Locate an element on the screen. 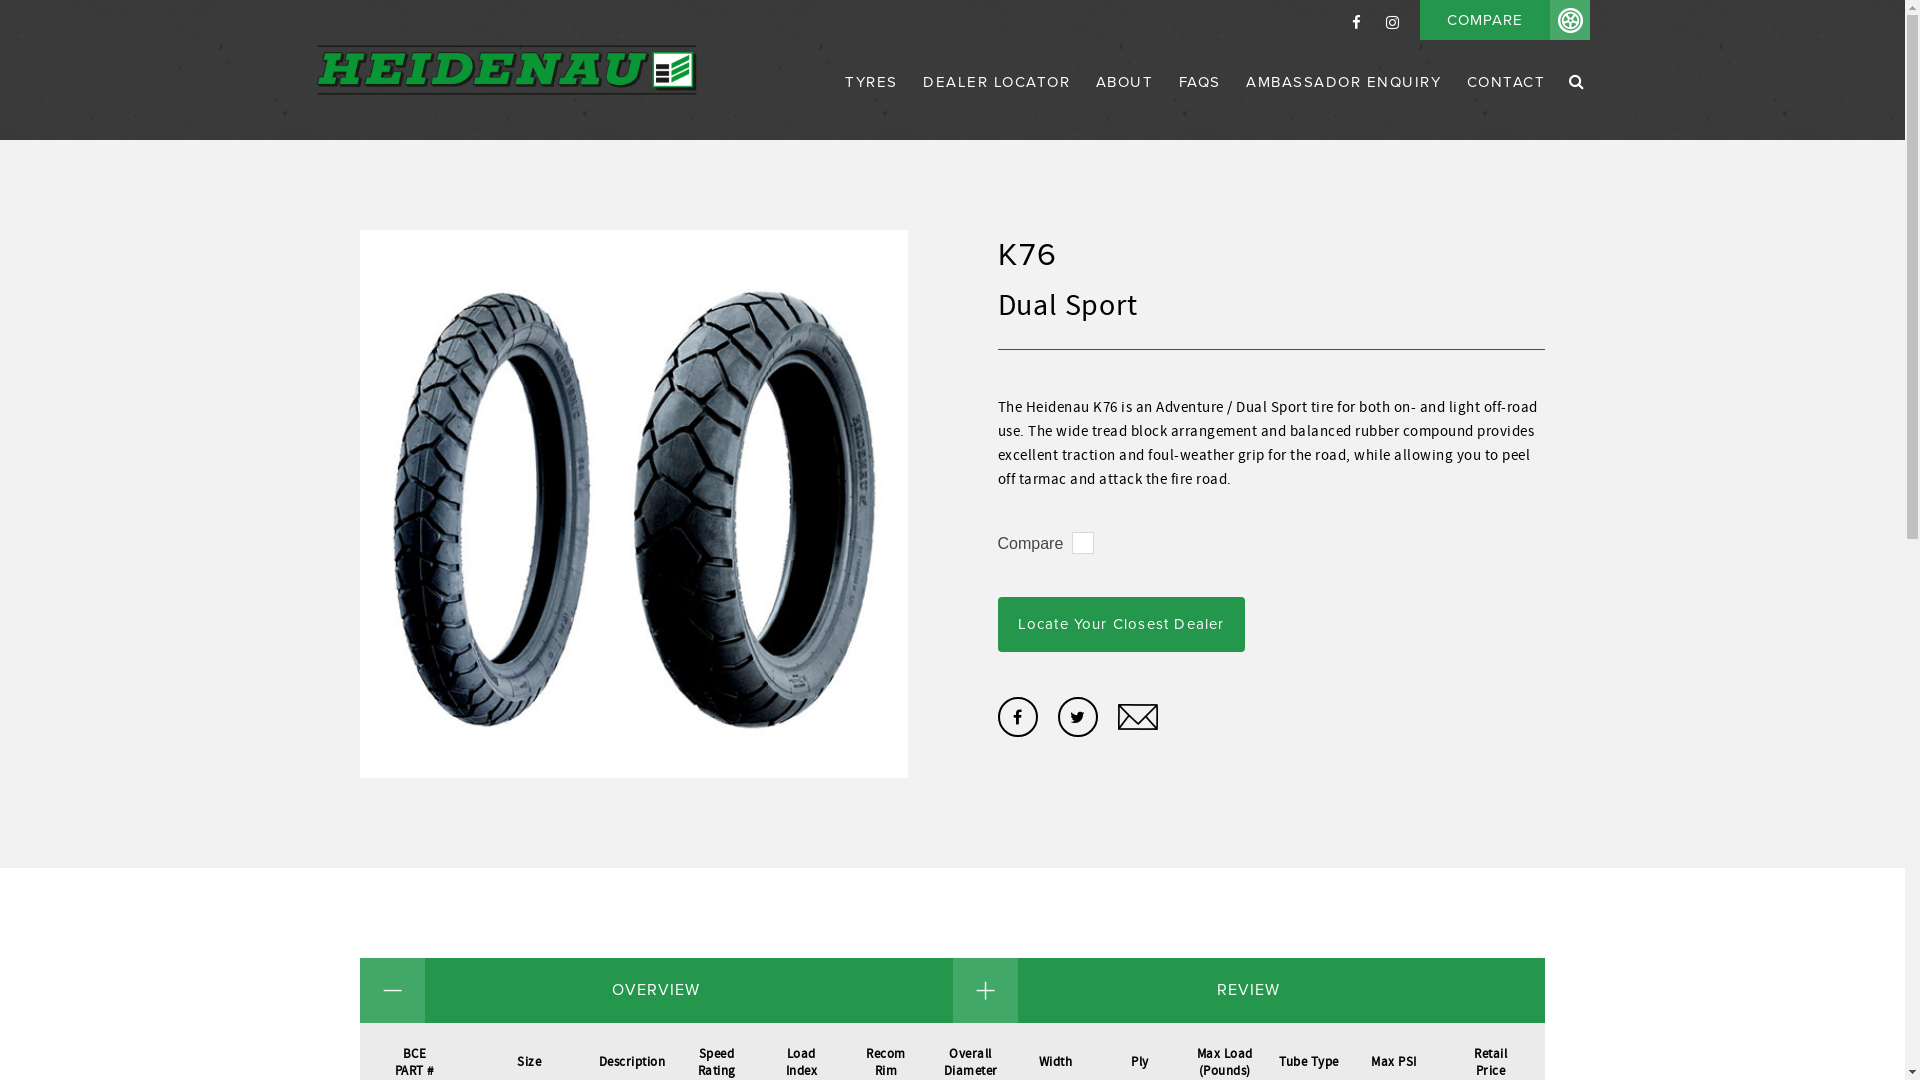 The height and width of the screenshot is (1080, 1920). 'Heidenau' is located at coordinates (506, 68).